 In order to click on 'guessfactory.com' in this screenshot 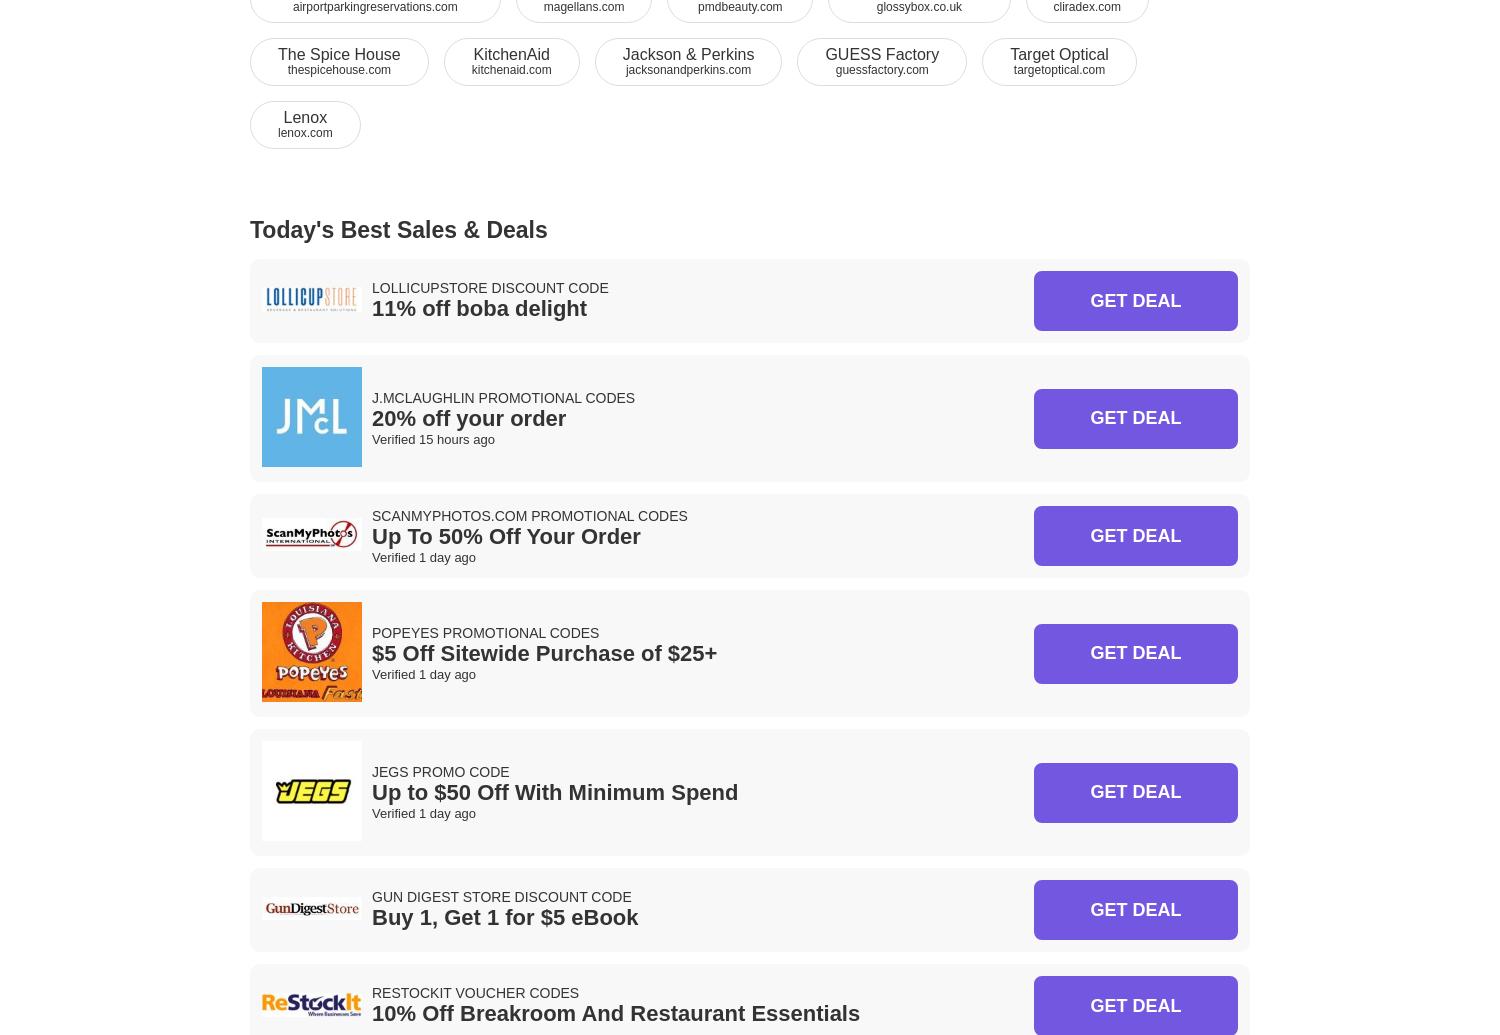, I will do `click(834, 69)`.